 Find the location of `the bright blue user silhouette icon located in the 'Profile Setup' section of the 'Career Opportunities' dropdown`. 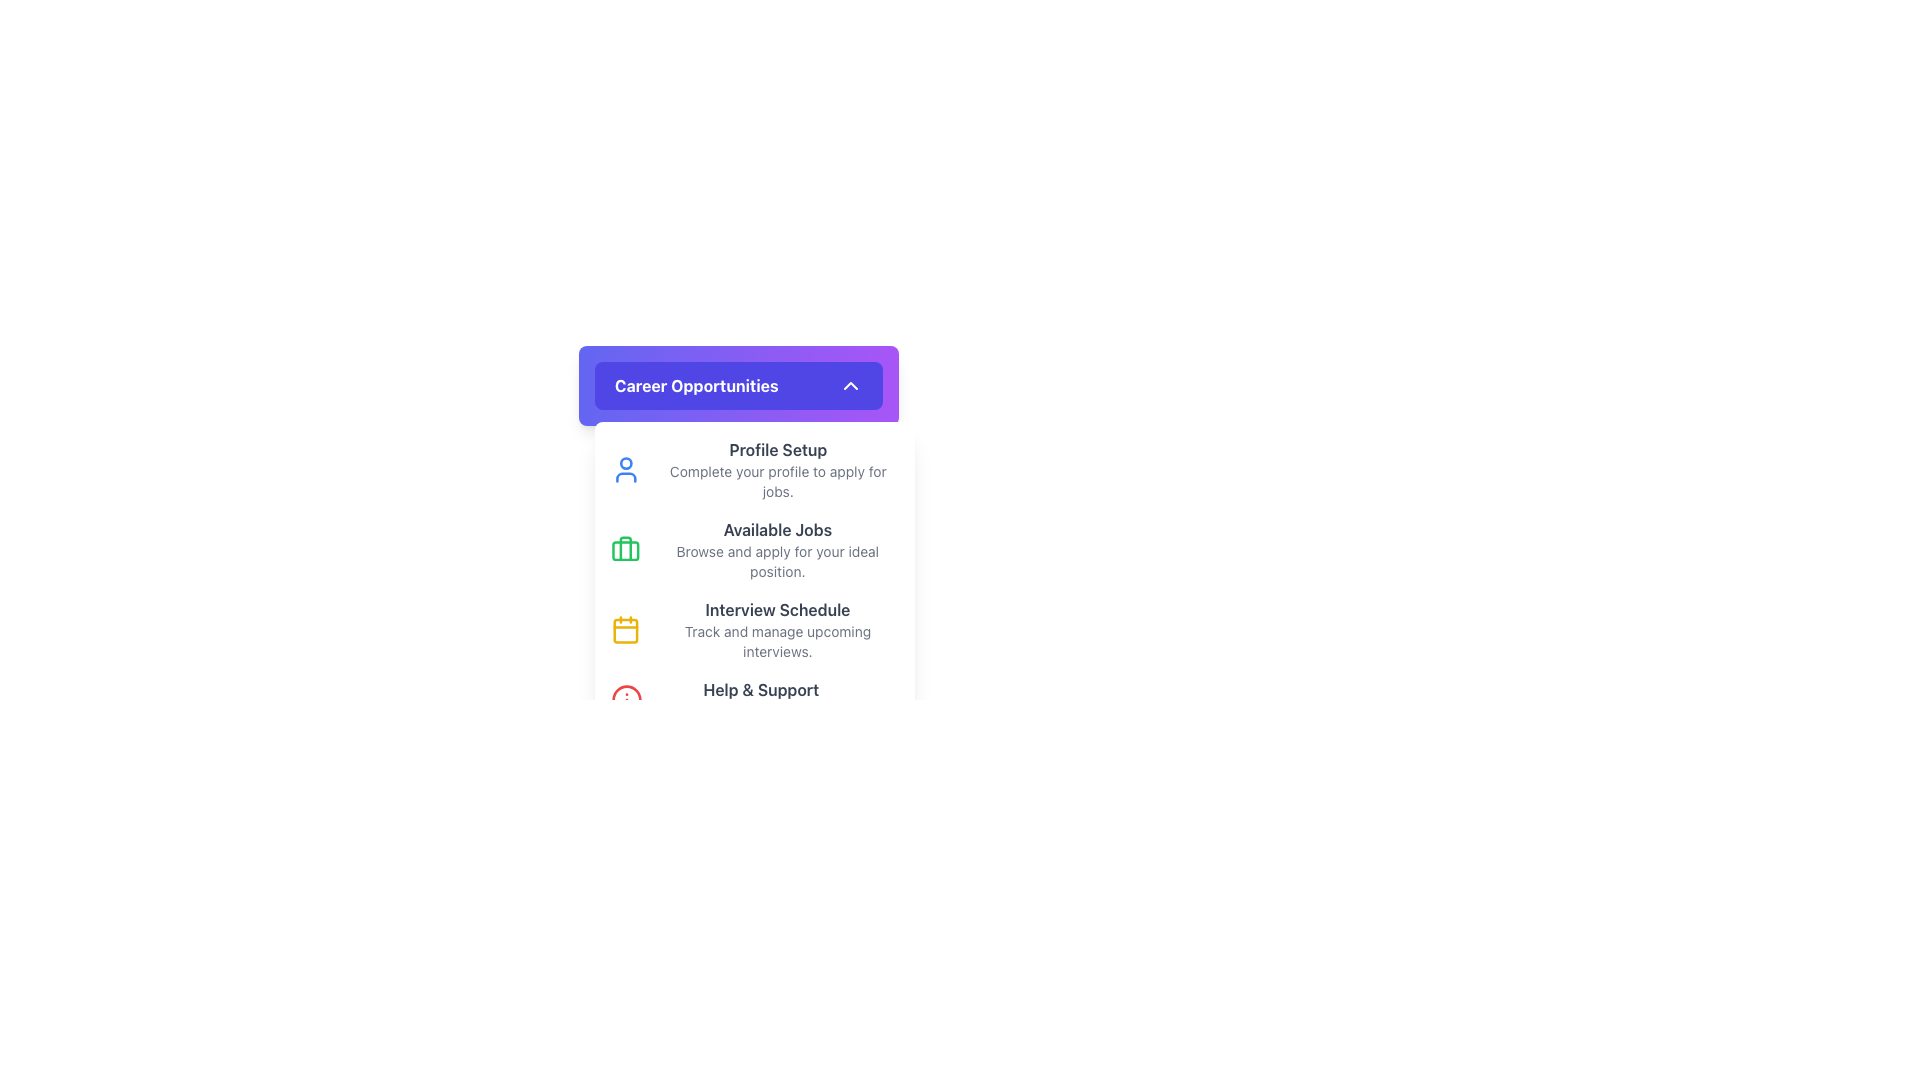

the bright blue user silhouette icon located in the 'Profile Setup' section of the 'Career Opportunities' dropdown is located at coordinates (625, 470).